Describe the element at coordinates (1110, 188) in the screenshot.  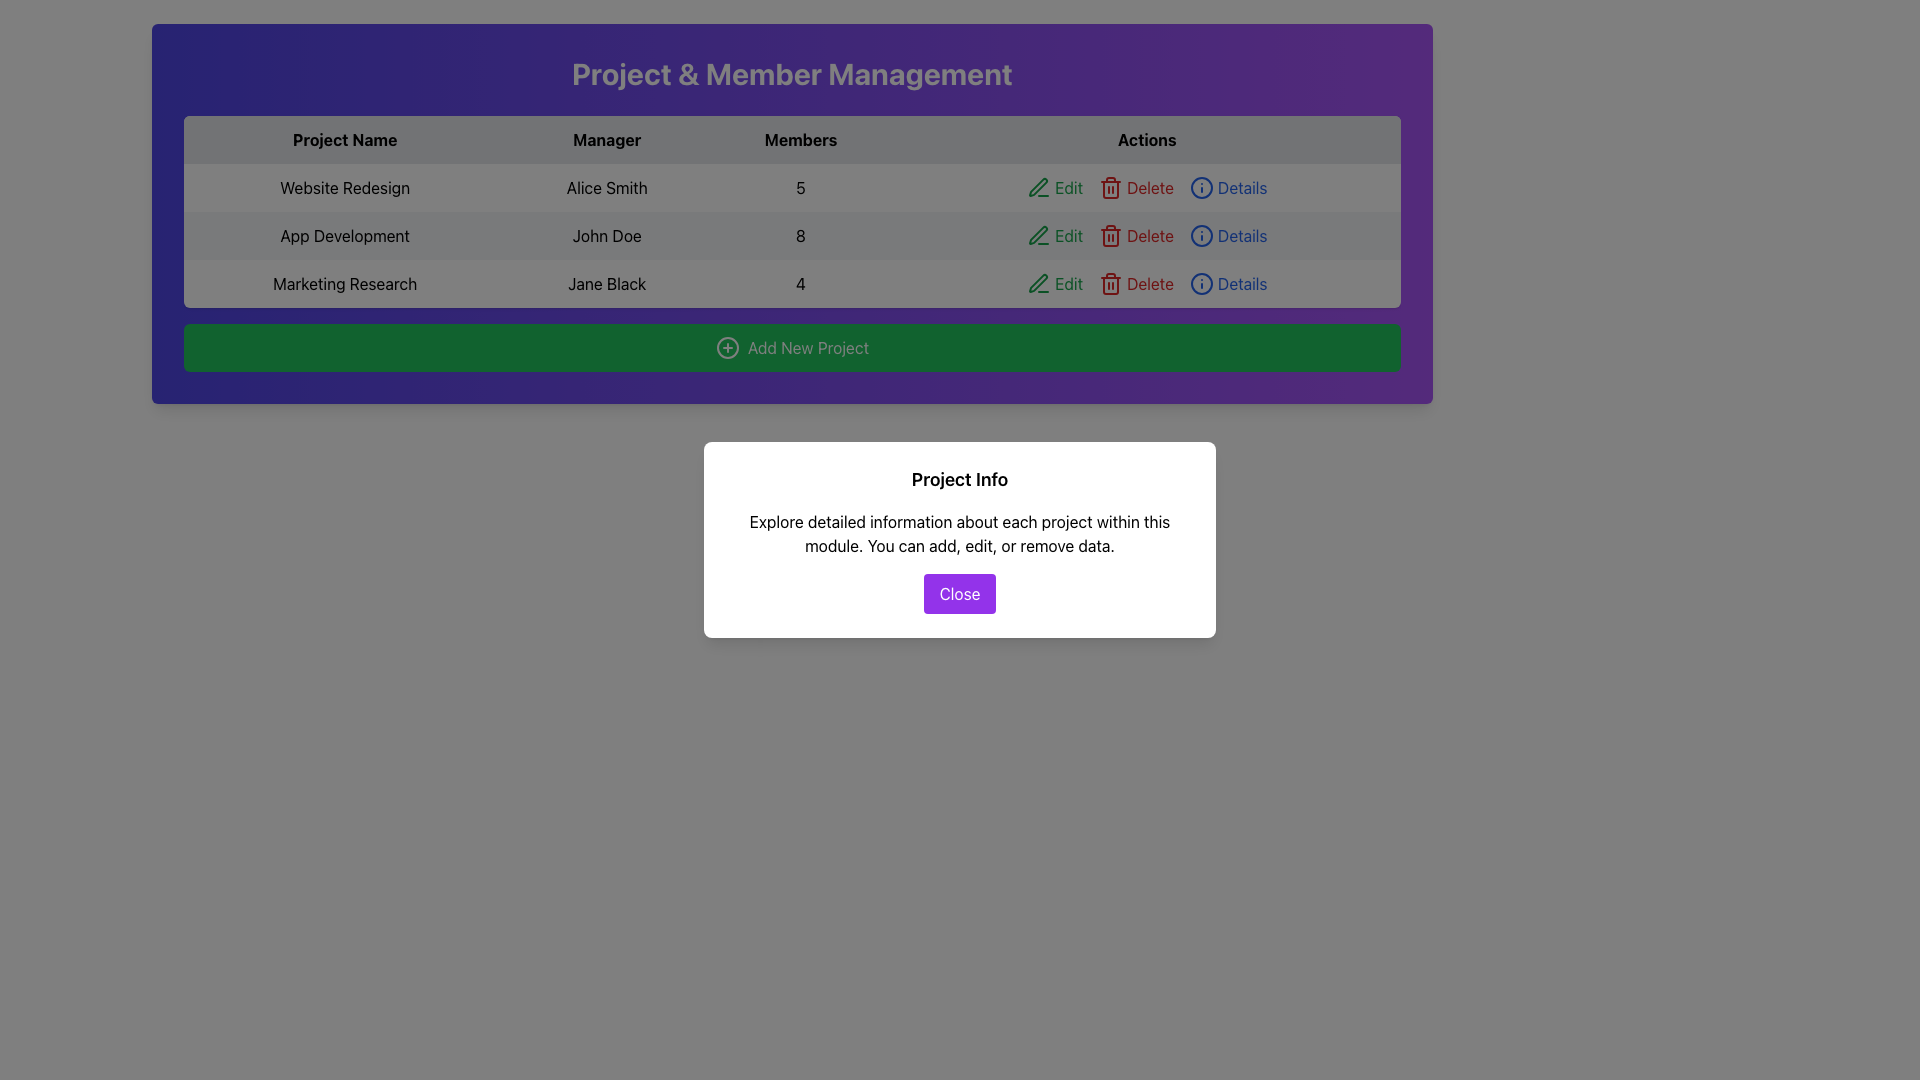
I see `the delete icon button located in the 'Actions' column of the second row in the table layout` at that location.